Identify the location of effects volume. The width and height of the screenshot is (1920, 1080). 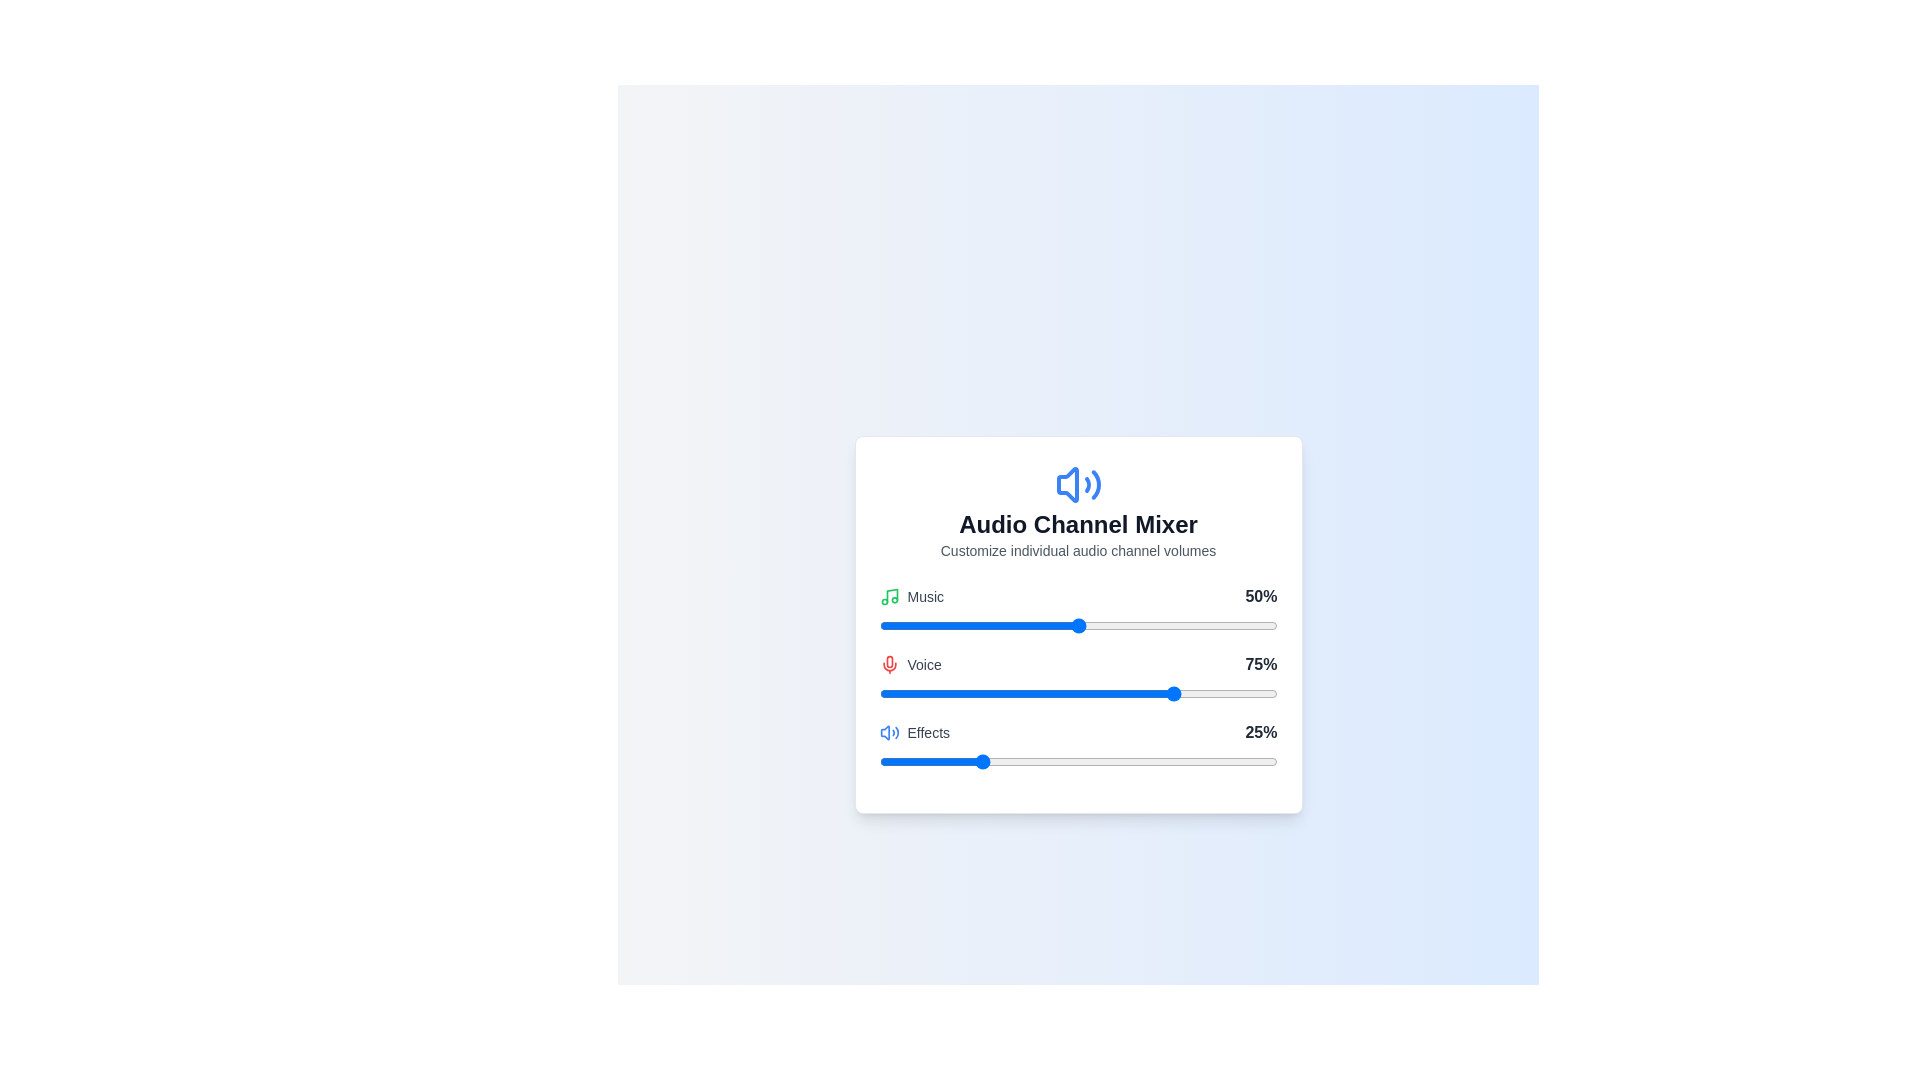
(938, 762).